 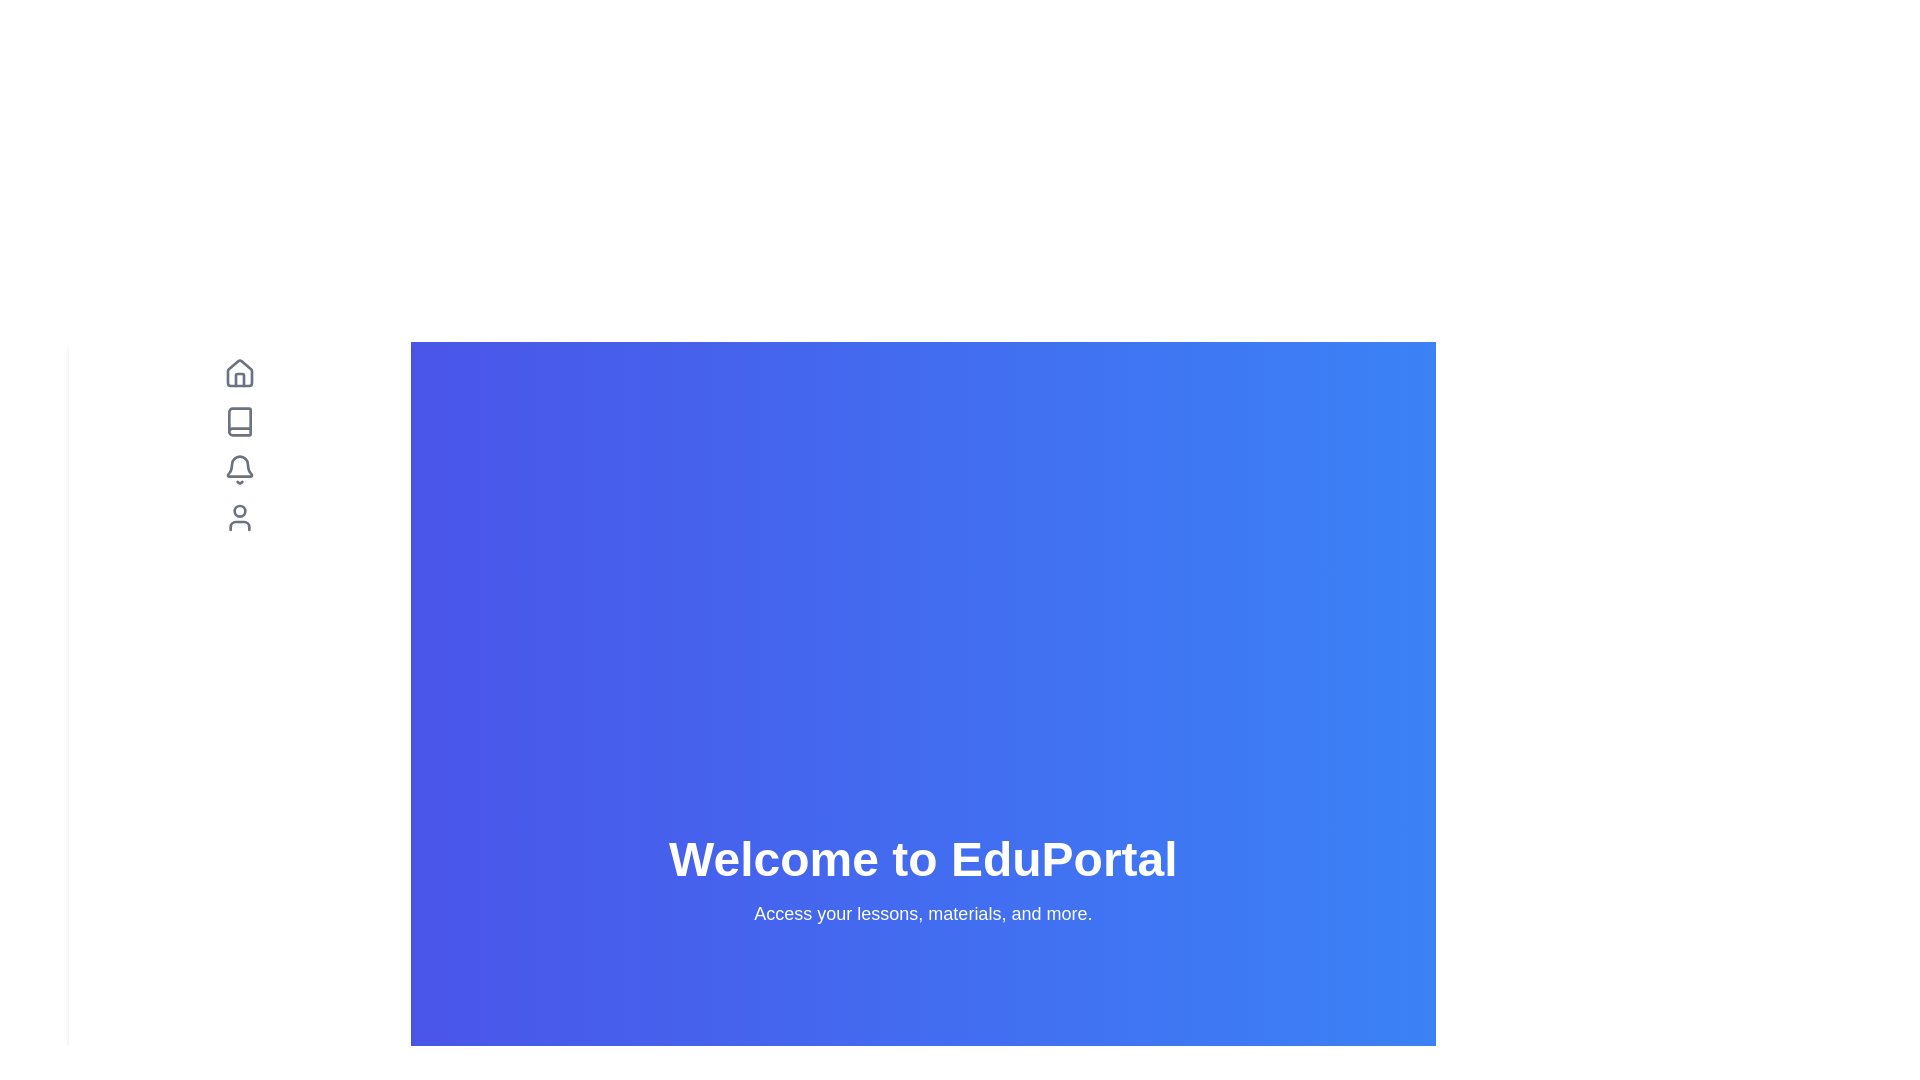 I want to click on the user navigation icon, so click(x=239, y=516).